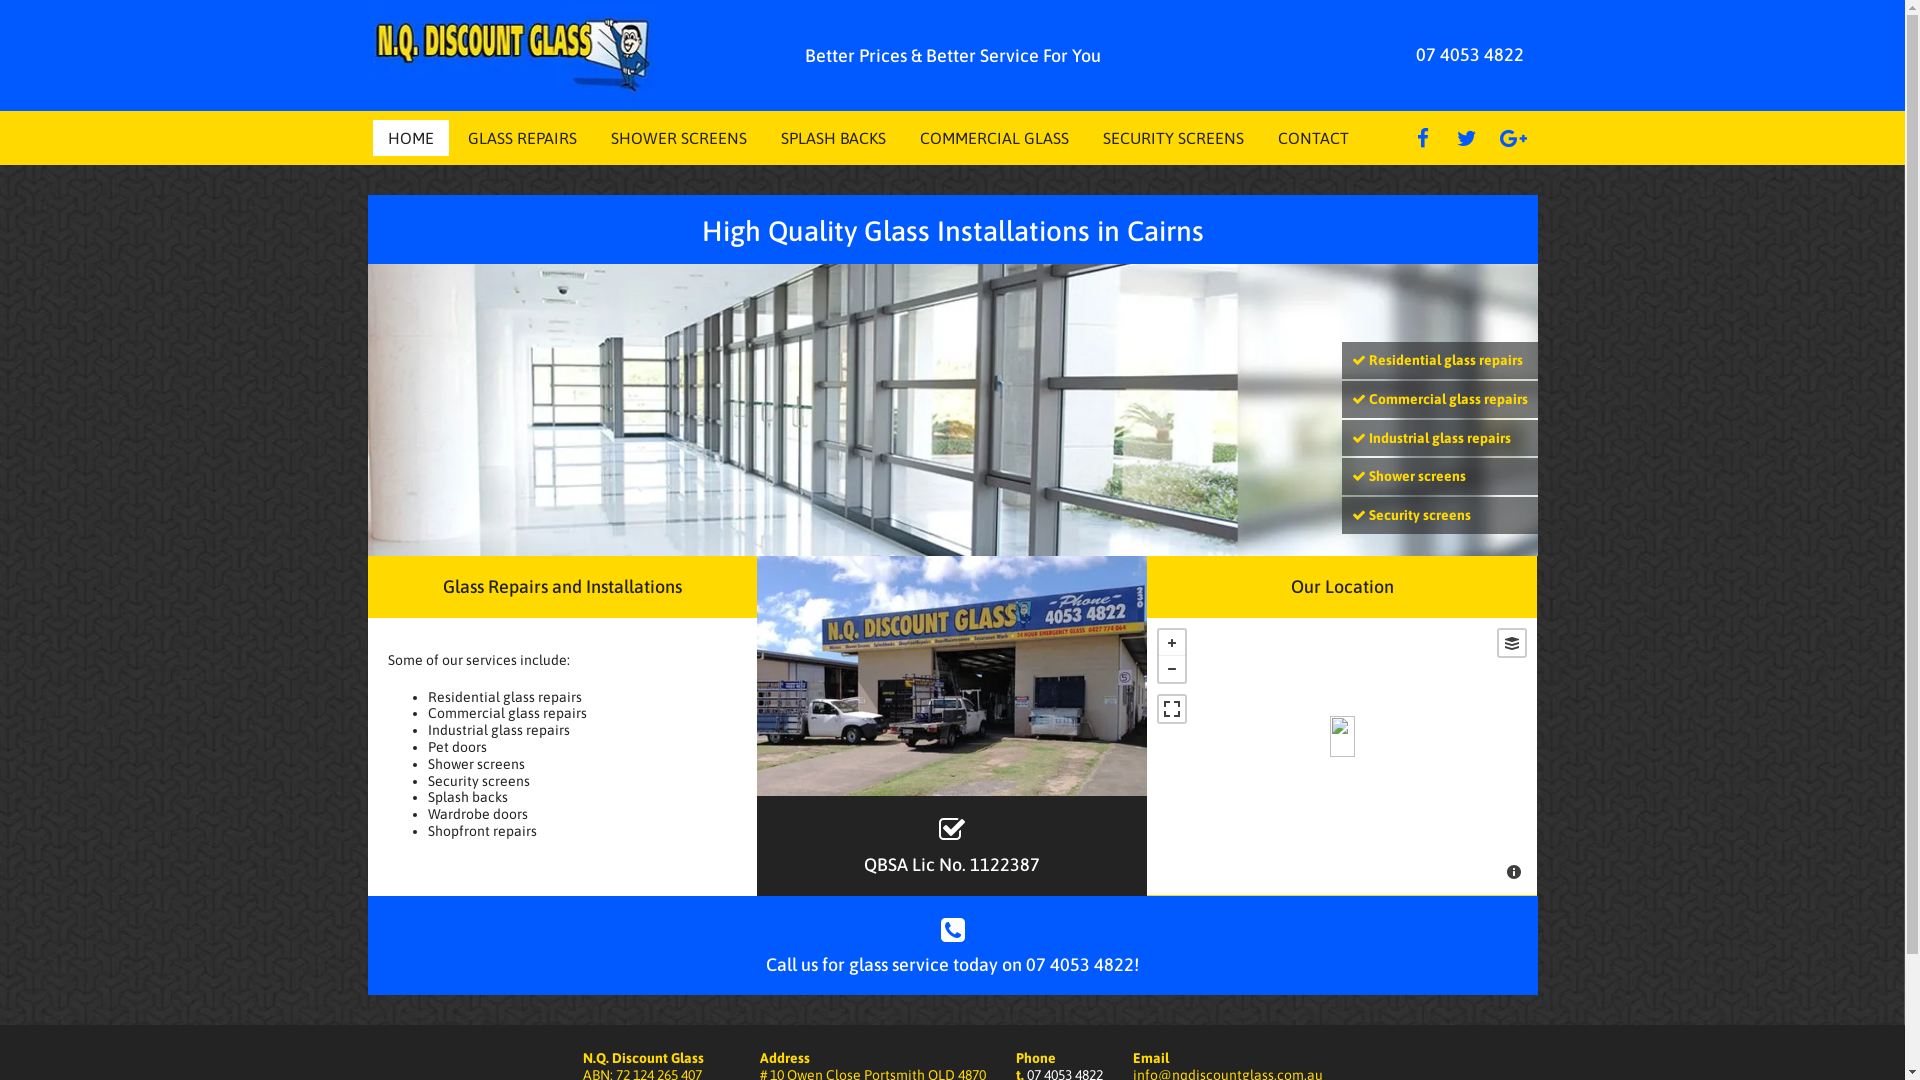  What do you see at coordinates (466, 137) in the screenshot?
I see `'GLASS REPAIRS'` at bounding box center [466, 137].